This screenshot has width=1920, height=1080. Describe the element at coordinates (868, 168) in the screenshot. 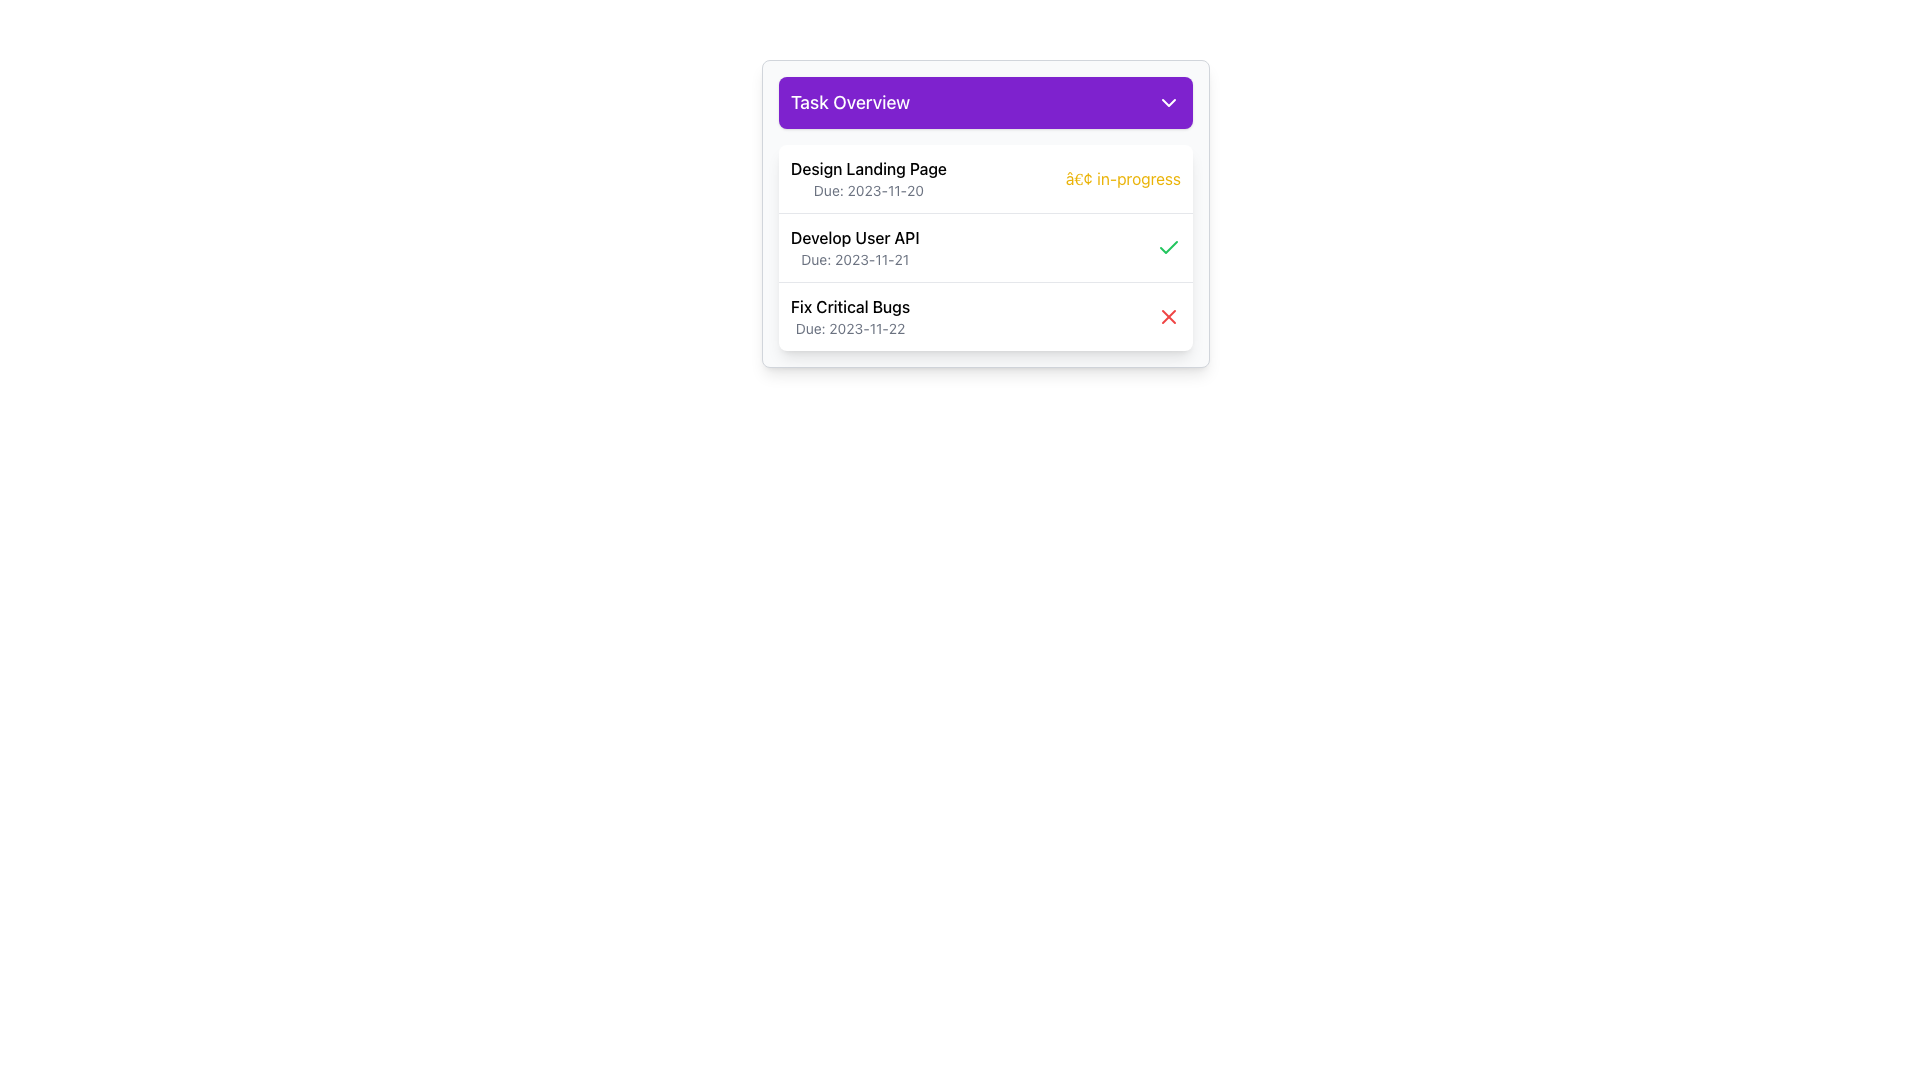

I see `the 'Design Landing Page' text label element at the top of the task list interface` at that location.